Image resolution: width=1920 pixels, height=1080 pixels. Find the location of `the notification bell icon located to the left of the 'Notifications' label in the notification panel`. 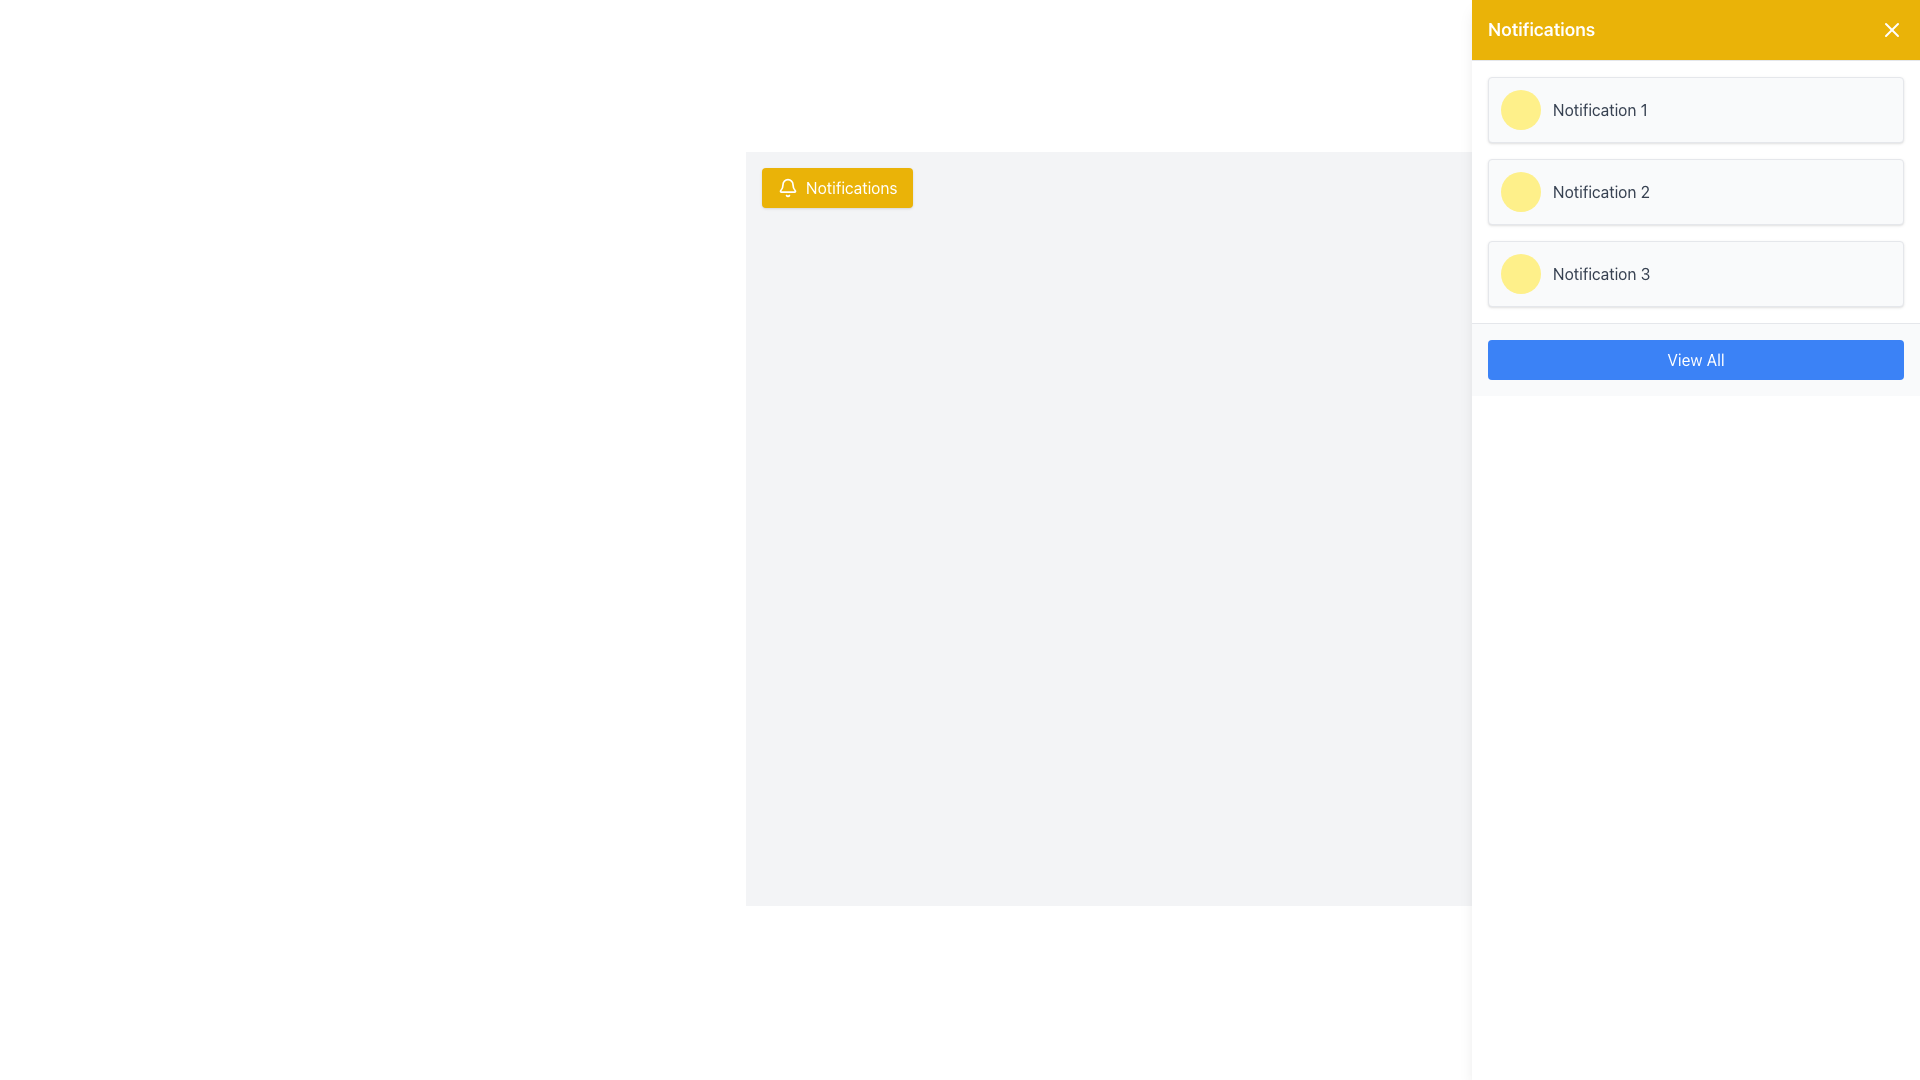

the notification bell icon located to the left of the 'Notifications' label in the notification panel is located at coordinates (786, 185).